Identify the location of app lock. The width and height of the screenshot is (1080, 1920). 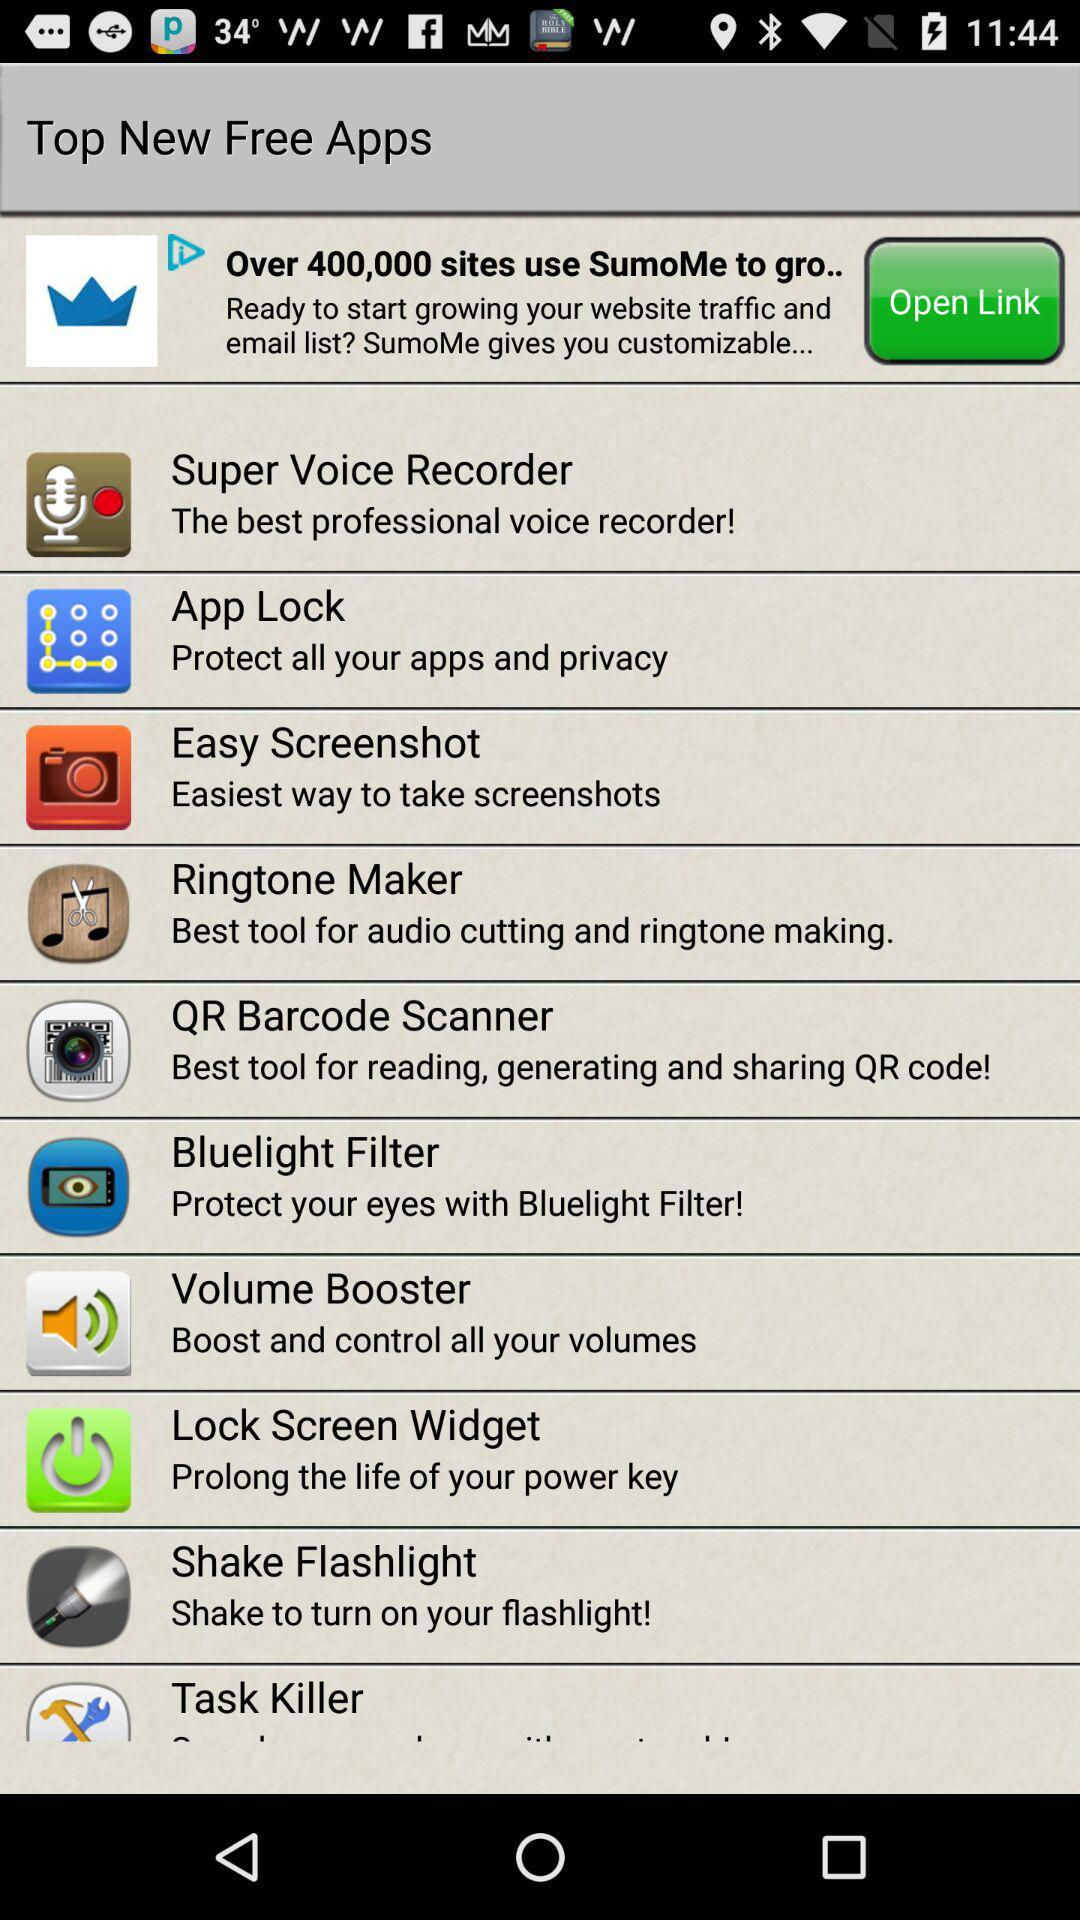
(624, 603).